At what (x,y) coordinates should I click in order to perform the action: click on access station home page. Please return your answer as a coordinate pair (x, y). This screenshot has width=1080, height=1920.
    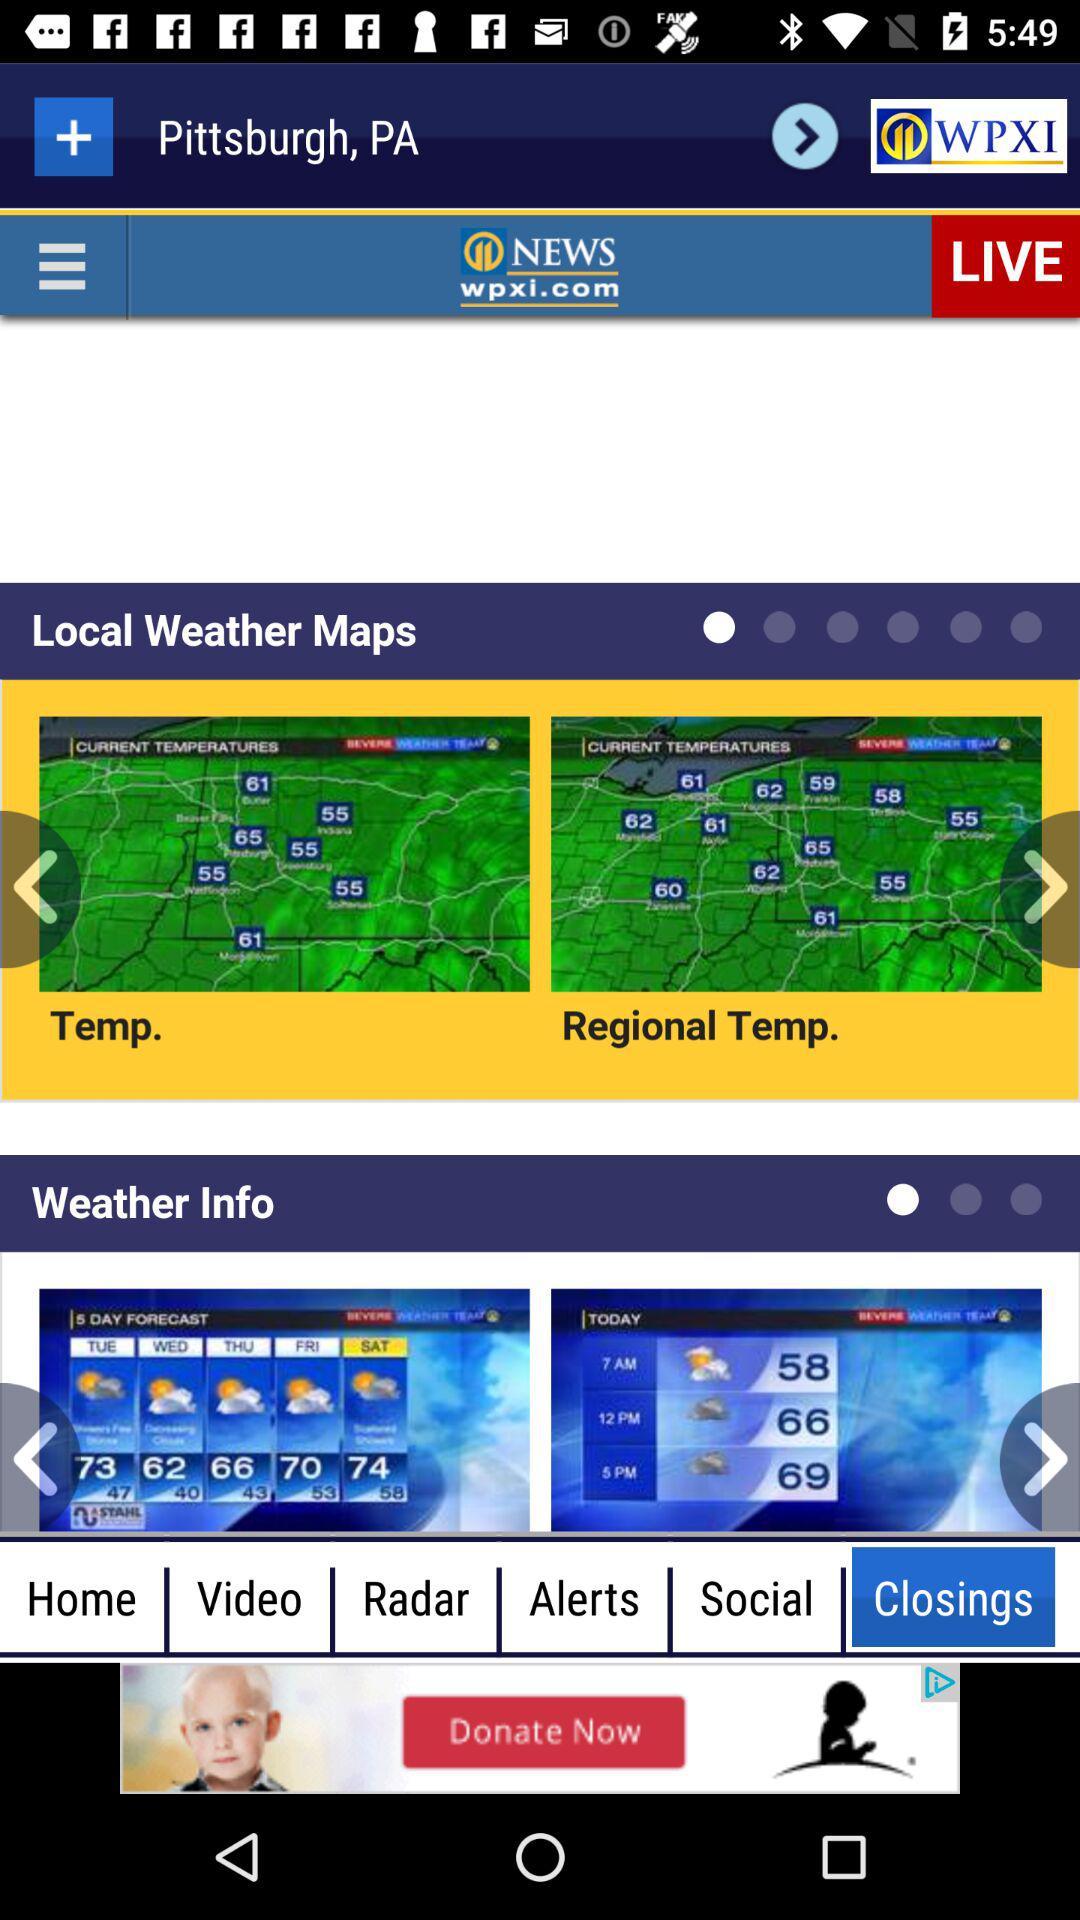
    Looking at the image, I should click on (967, 135).